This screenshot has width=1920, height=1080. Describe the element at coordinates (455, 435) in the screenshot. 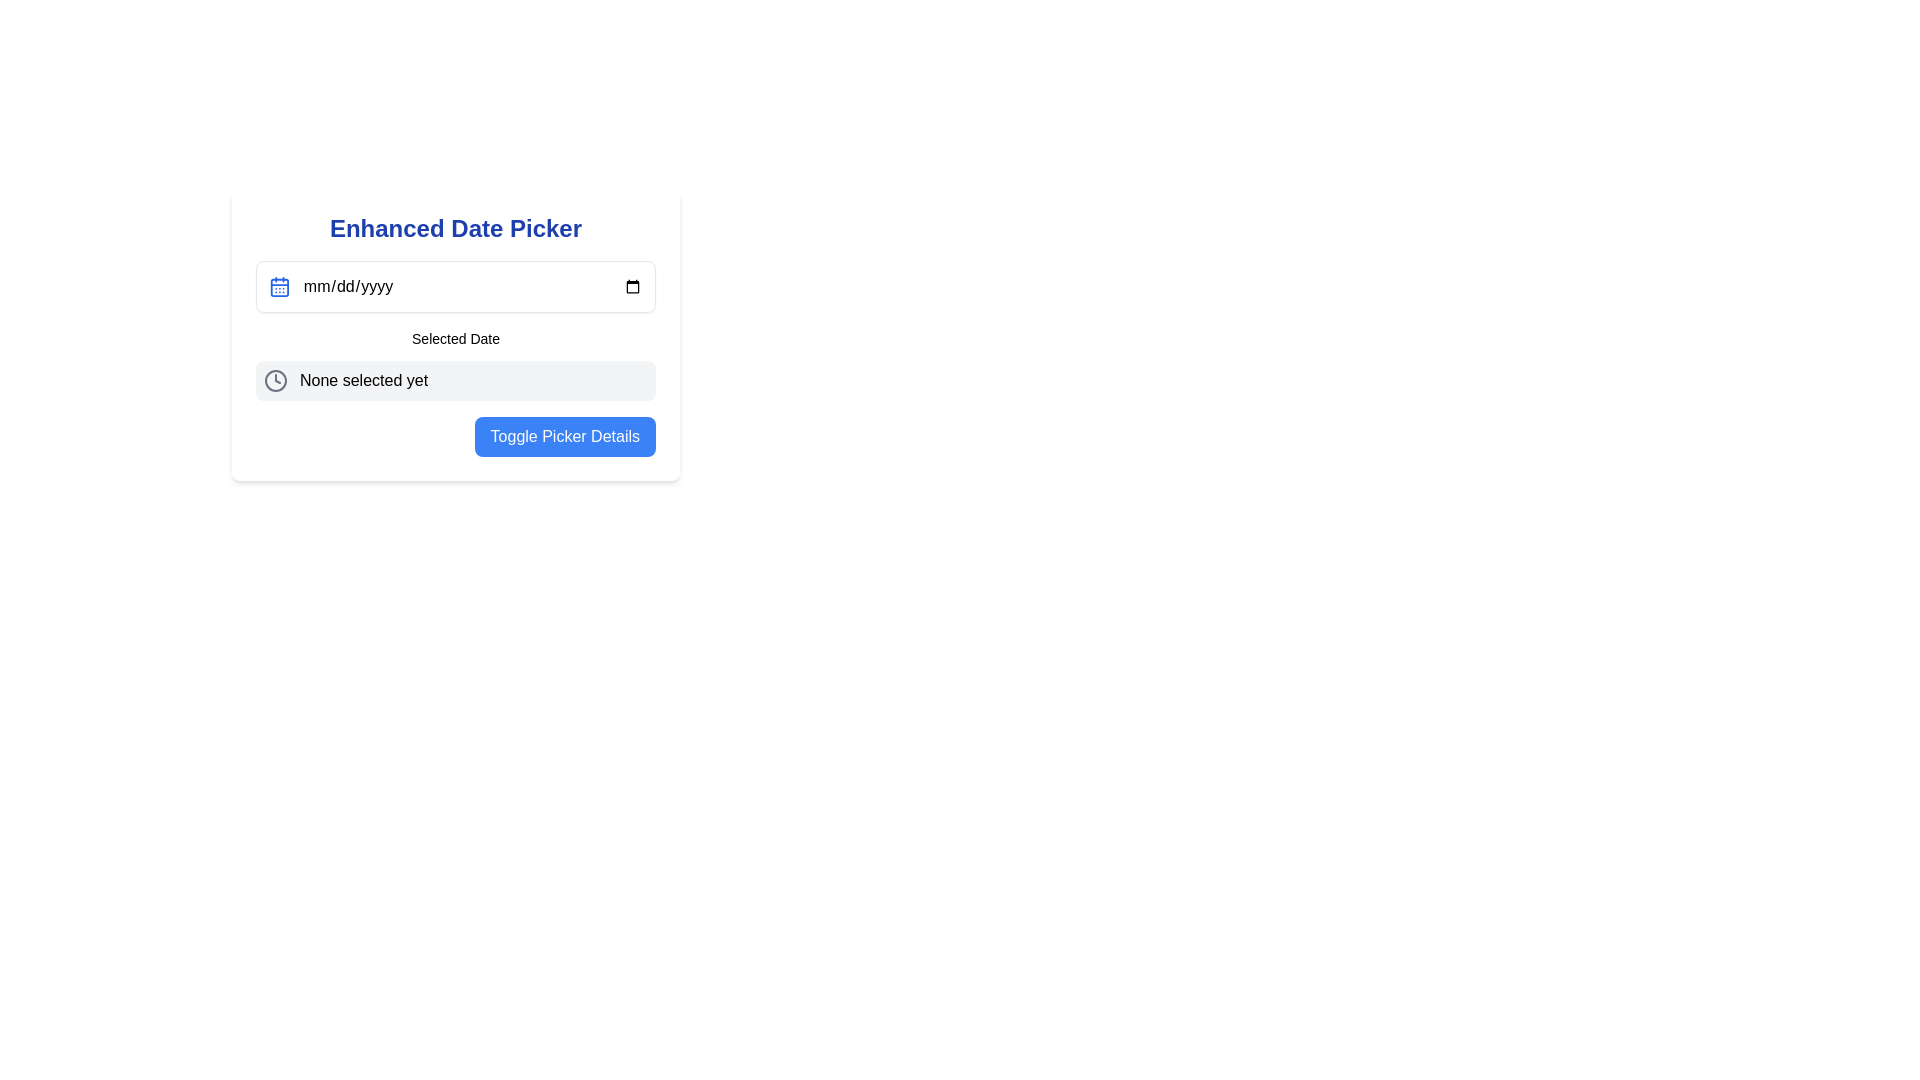

I see `the button located at the bottom-right of the 'Enhanced Date Picker' card` at that location.